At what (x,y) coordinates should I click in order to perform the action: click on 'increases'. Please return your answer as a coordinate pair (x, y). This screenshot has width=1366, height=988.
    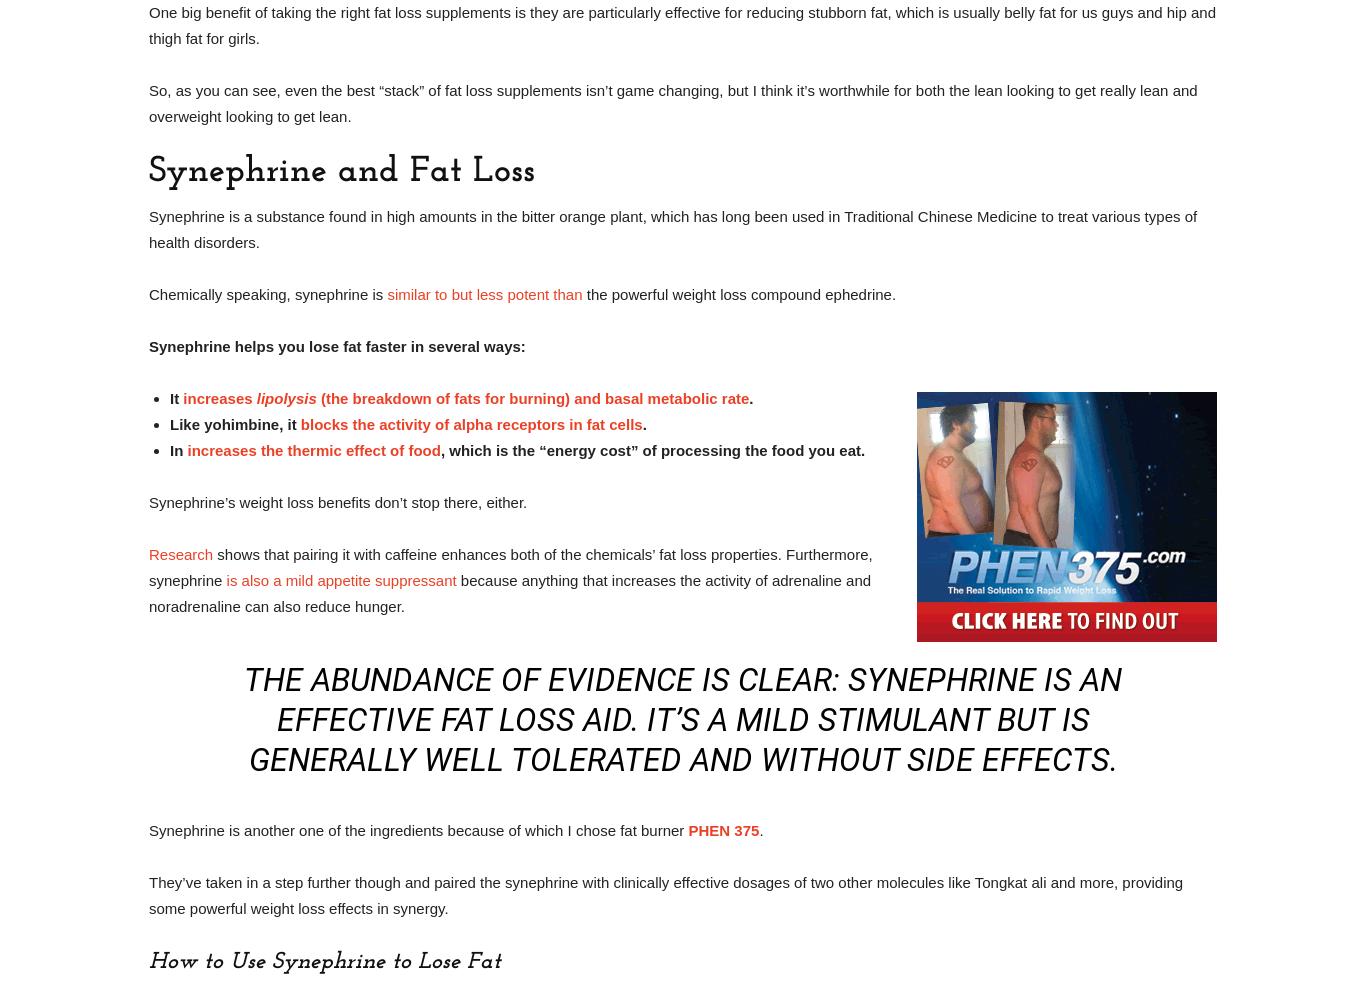
    Looking at the image, I should click on (182, 397).